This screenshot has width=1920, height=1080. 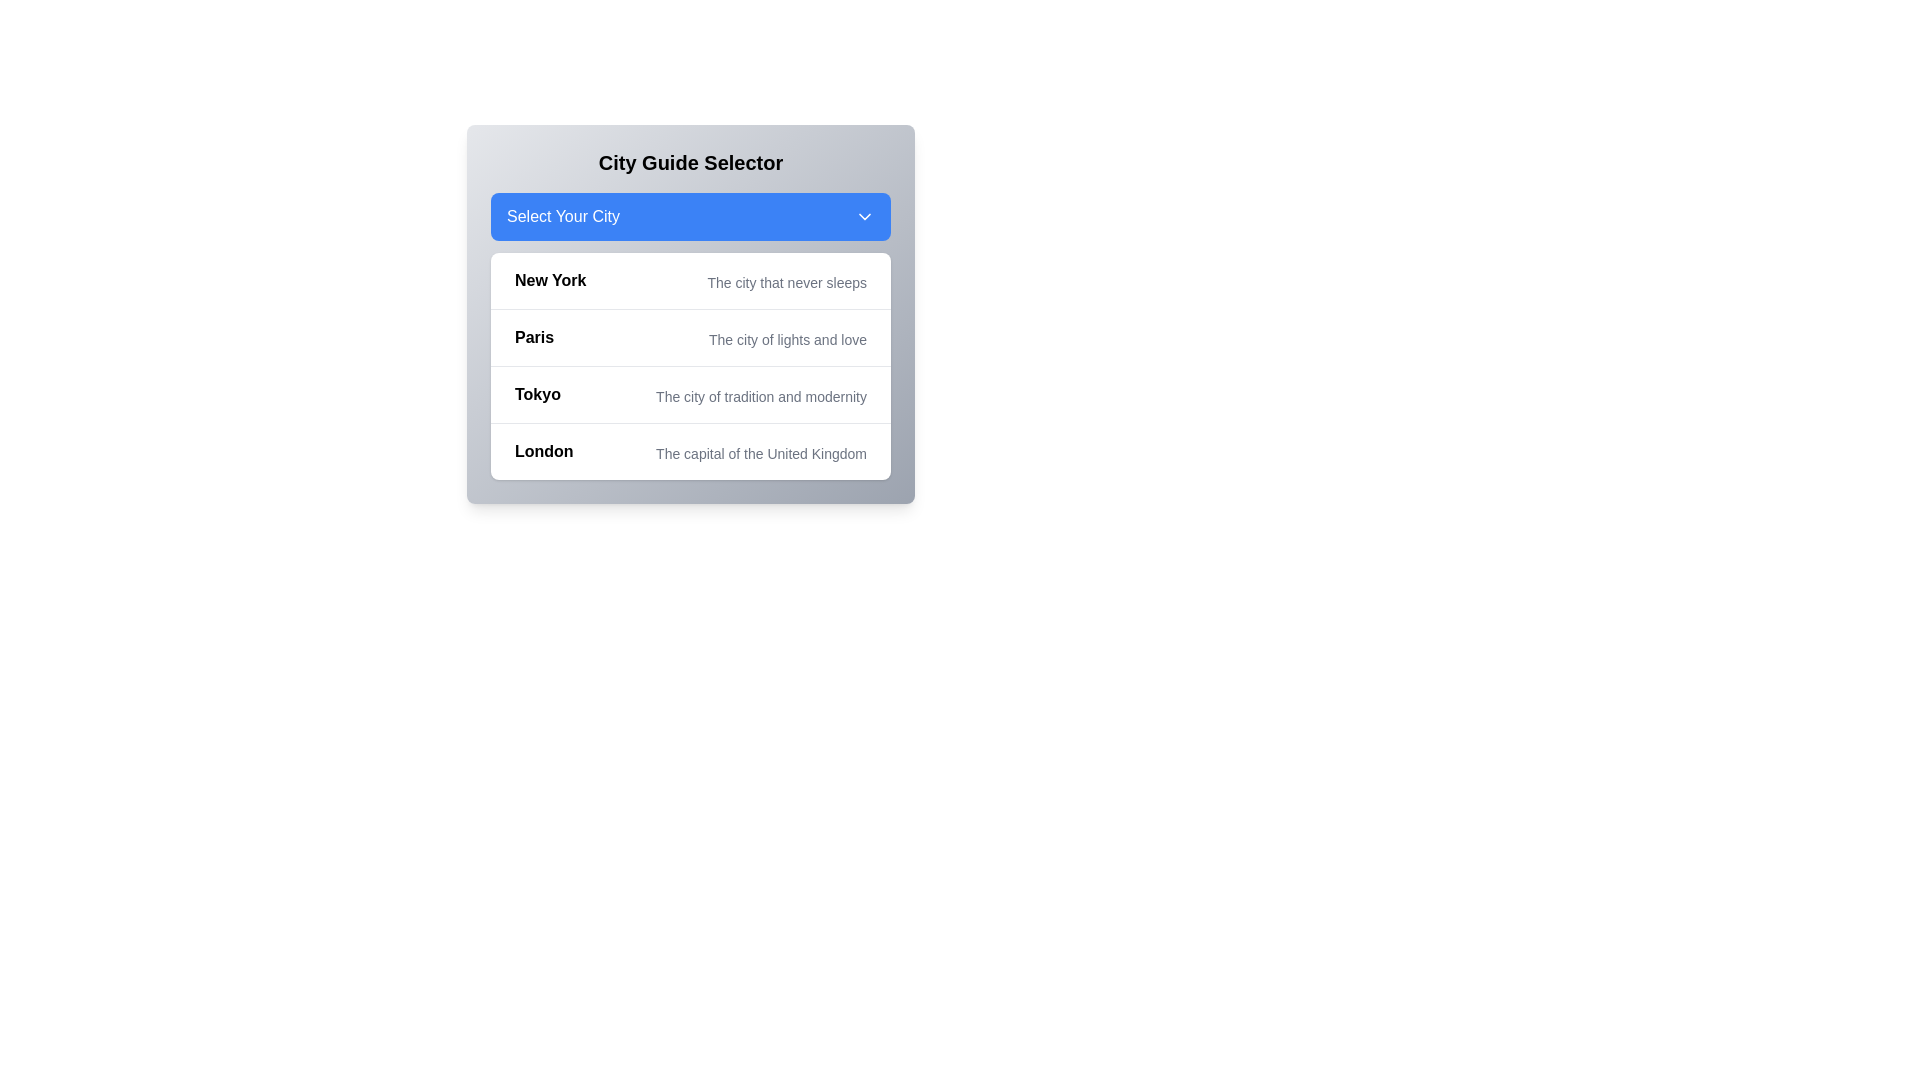 What do you see at coordinates (691, 281) in the screenshot?
I see `the first item in the city guide selector` at bounding box center [691, 281].